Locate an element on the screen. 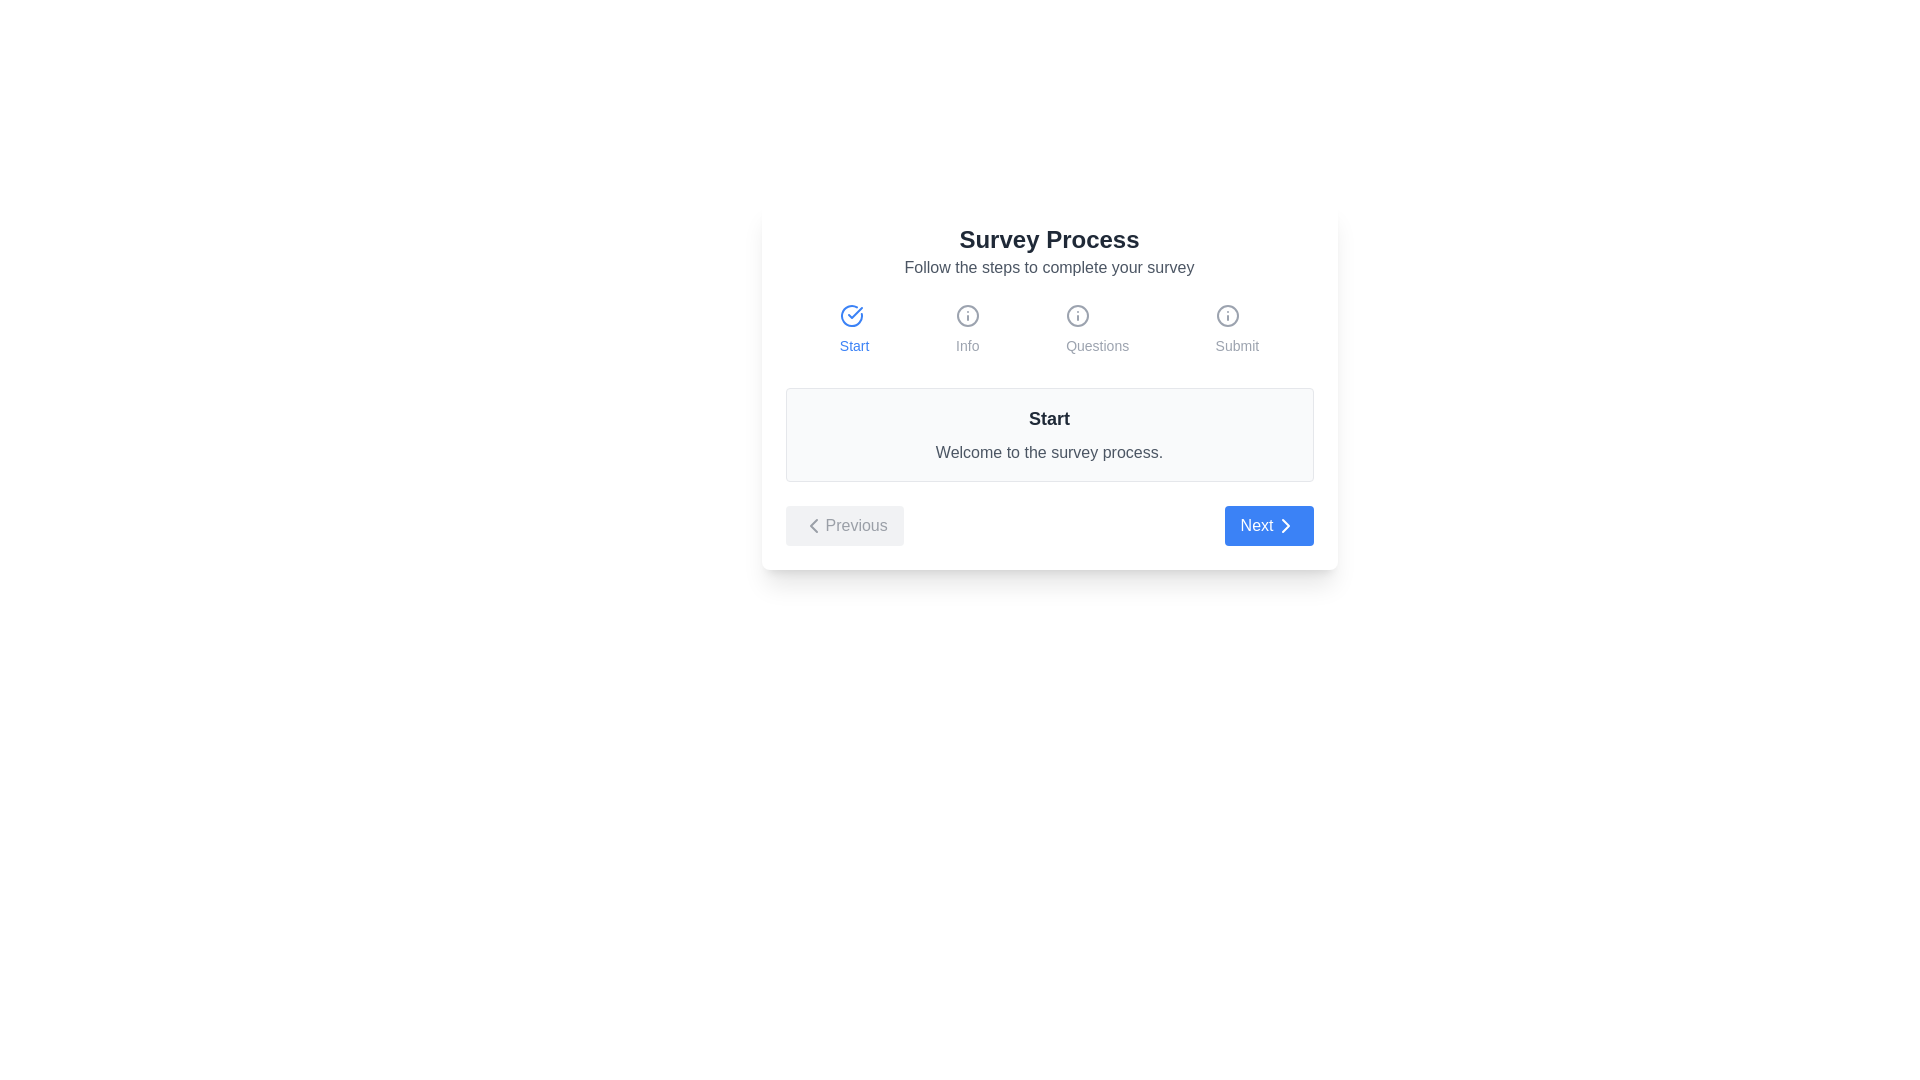 This screenshot has height=1080, width=1920. the 'Questions' text label, which is the third step in the navigation stepper interface, positioned below the circular 'i' icon is located at coordinates (1096, 345).